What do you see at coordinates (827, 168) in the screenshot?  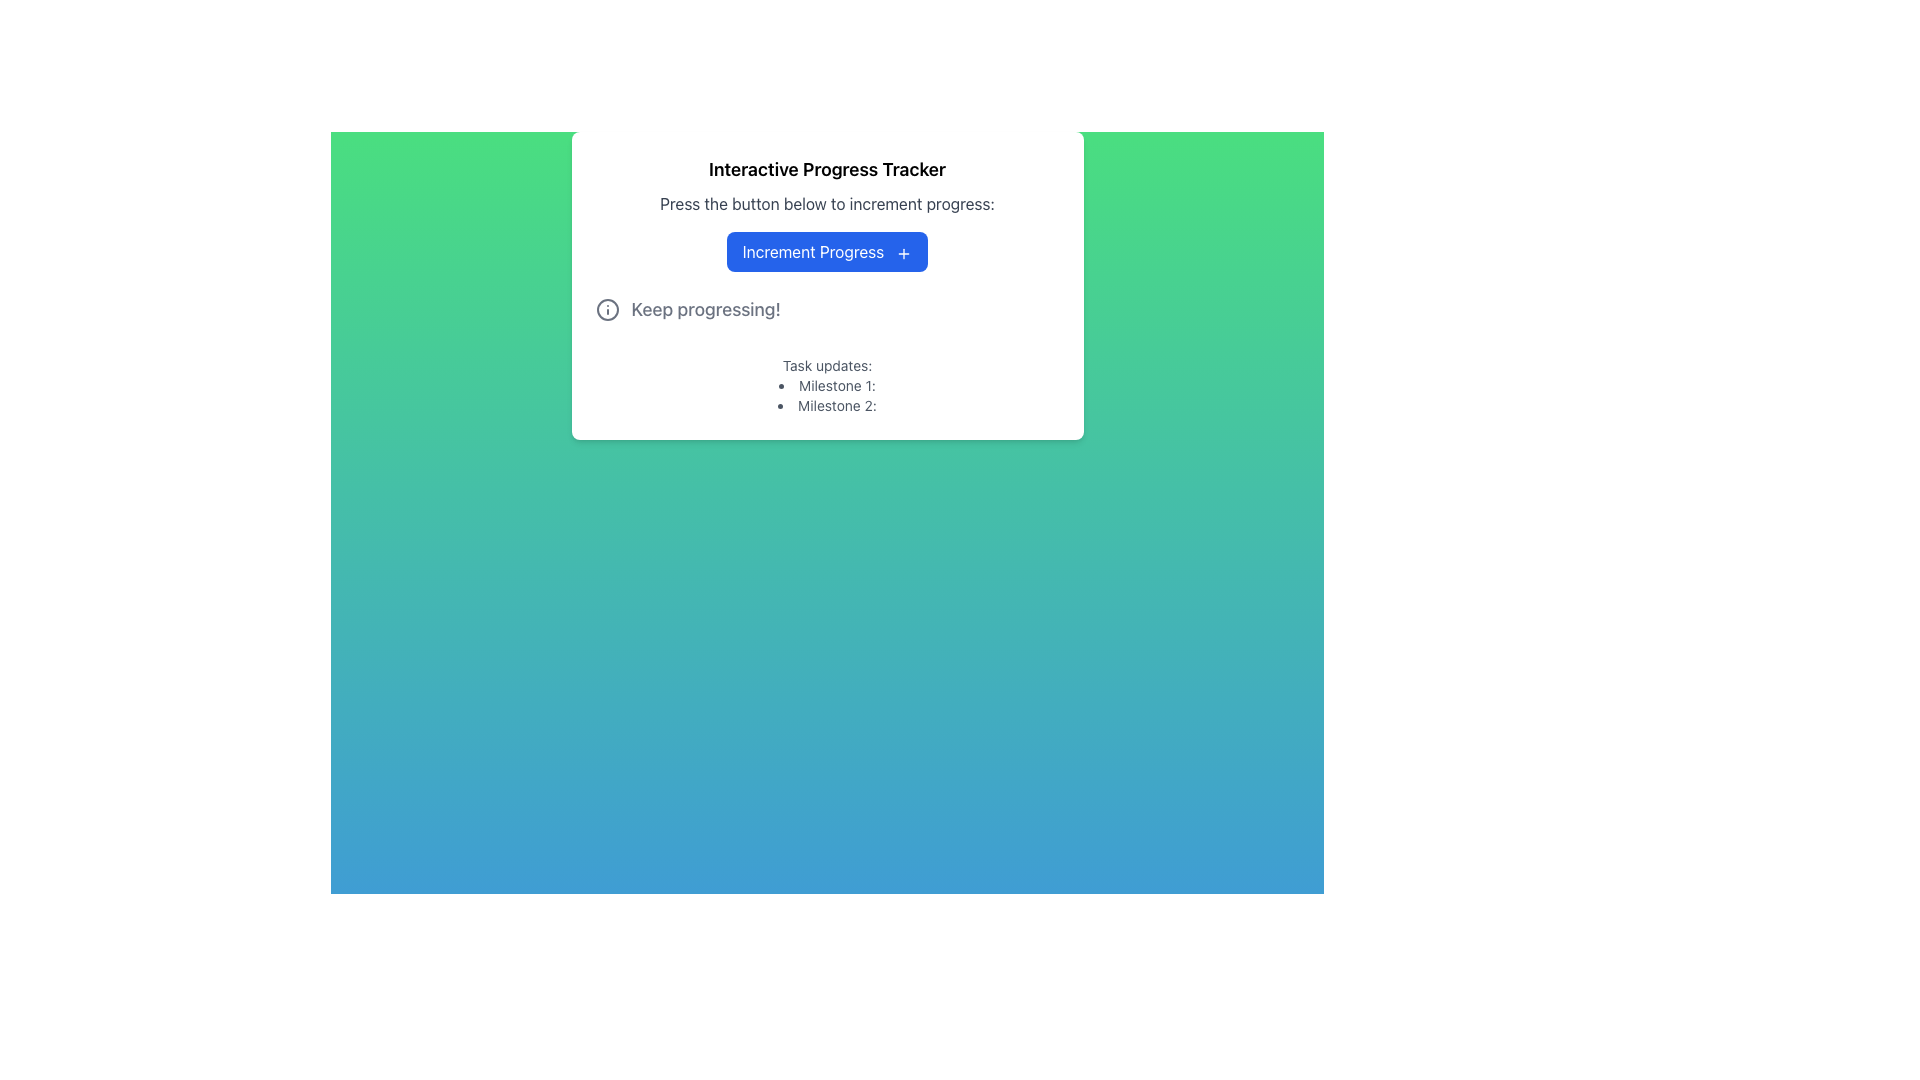 I see `the bold heading 'Interactive Progress Tracker' which is prominently displayed at the top of a rounded card` at bounding box center [827, 168].